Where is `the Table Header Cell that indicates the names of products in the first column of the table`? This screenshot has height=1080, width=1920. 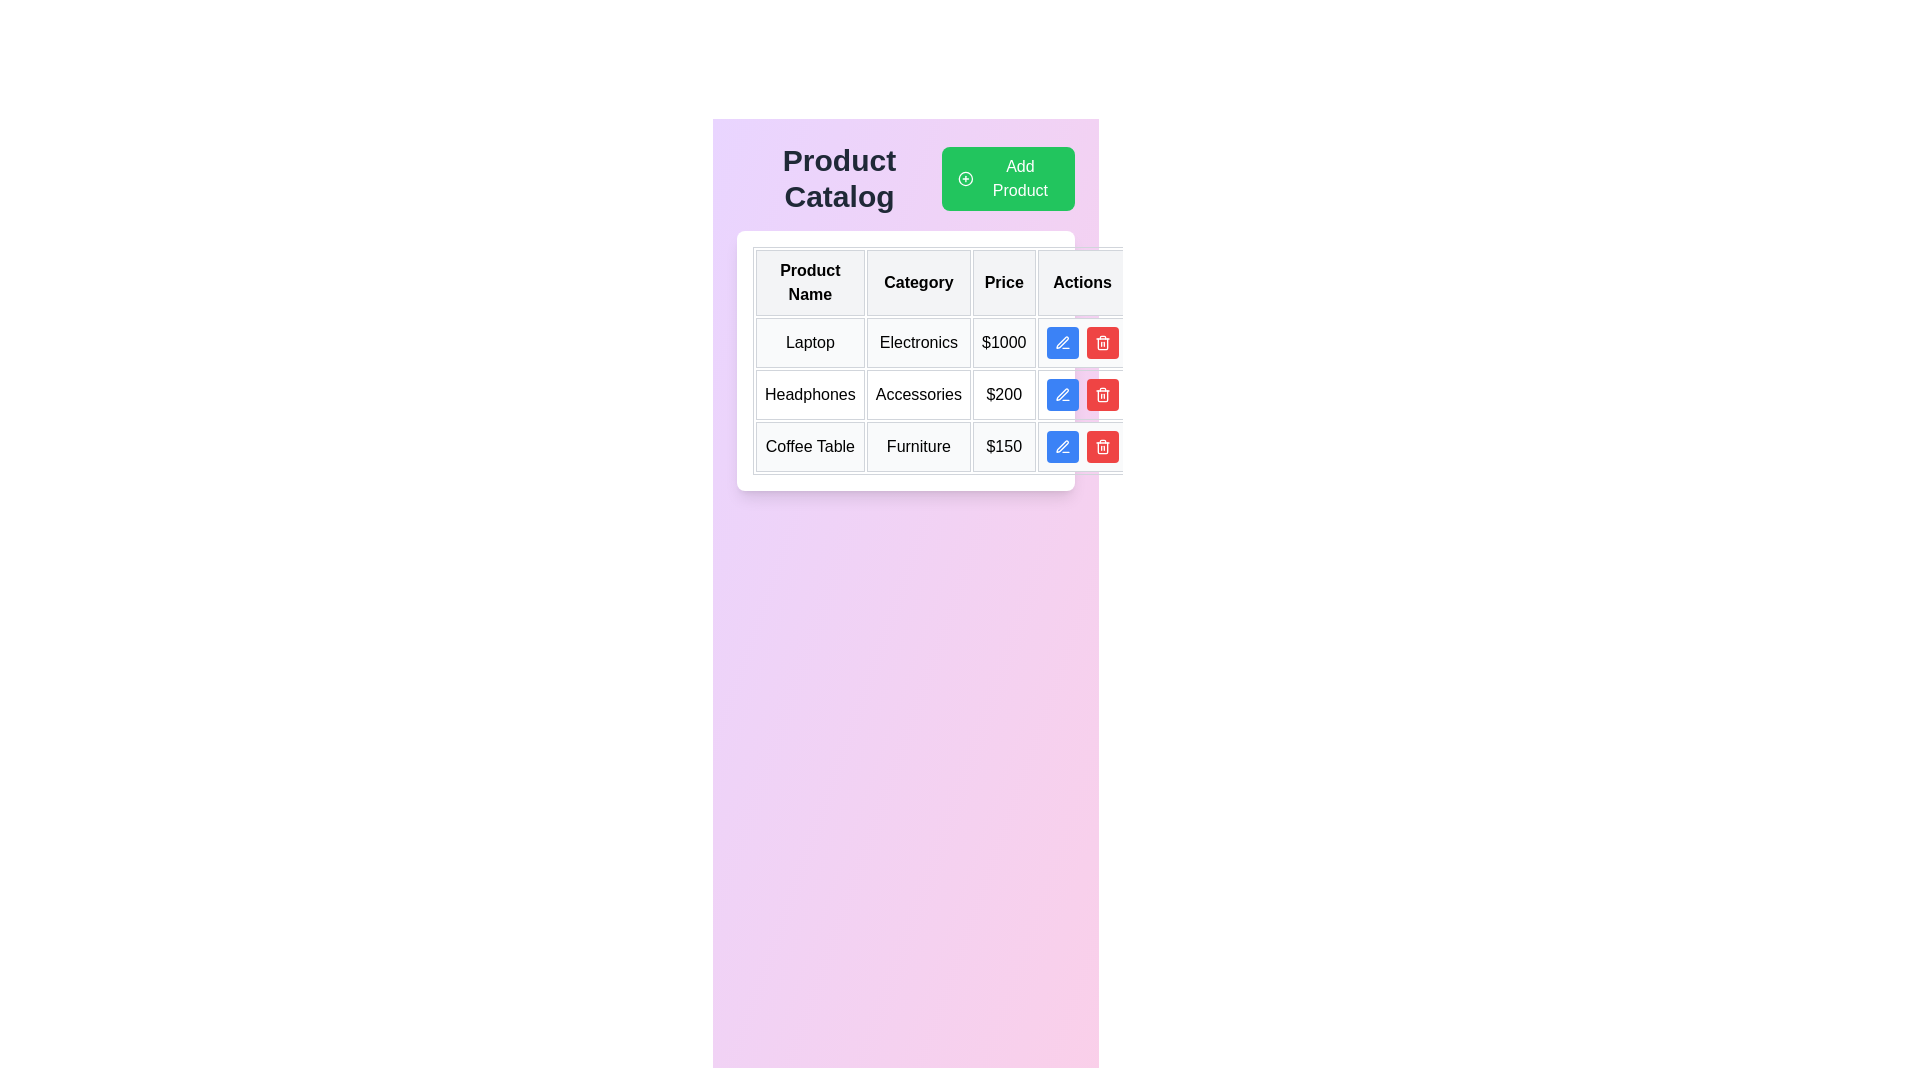 the Table Header Cell that indicates the names of products in the first column of the table is located at coordinates (810, 282).